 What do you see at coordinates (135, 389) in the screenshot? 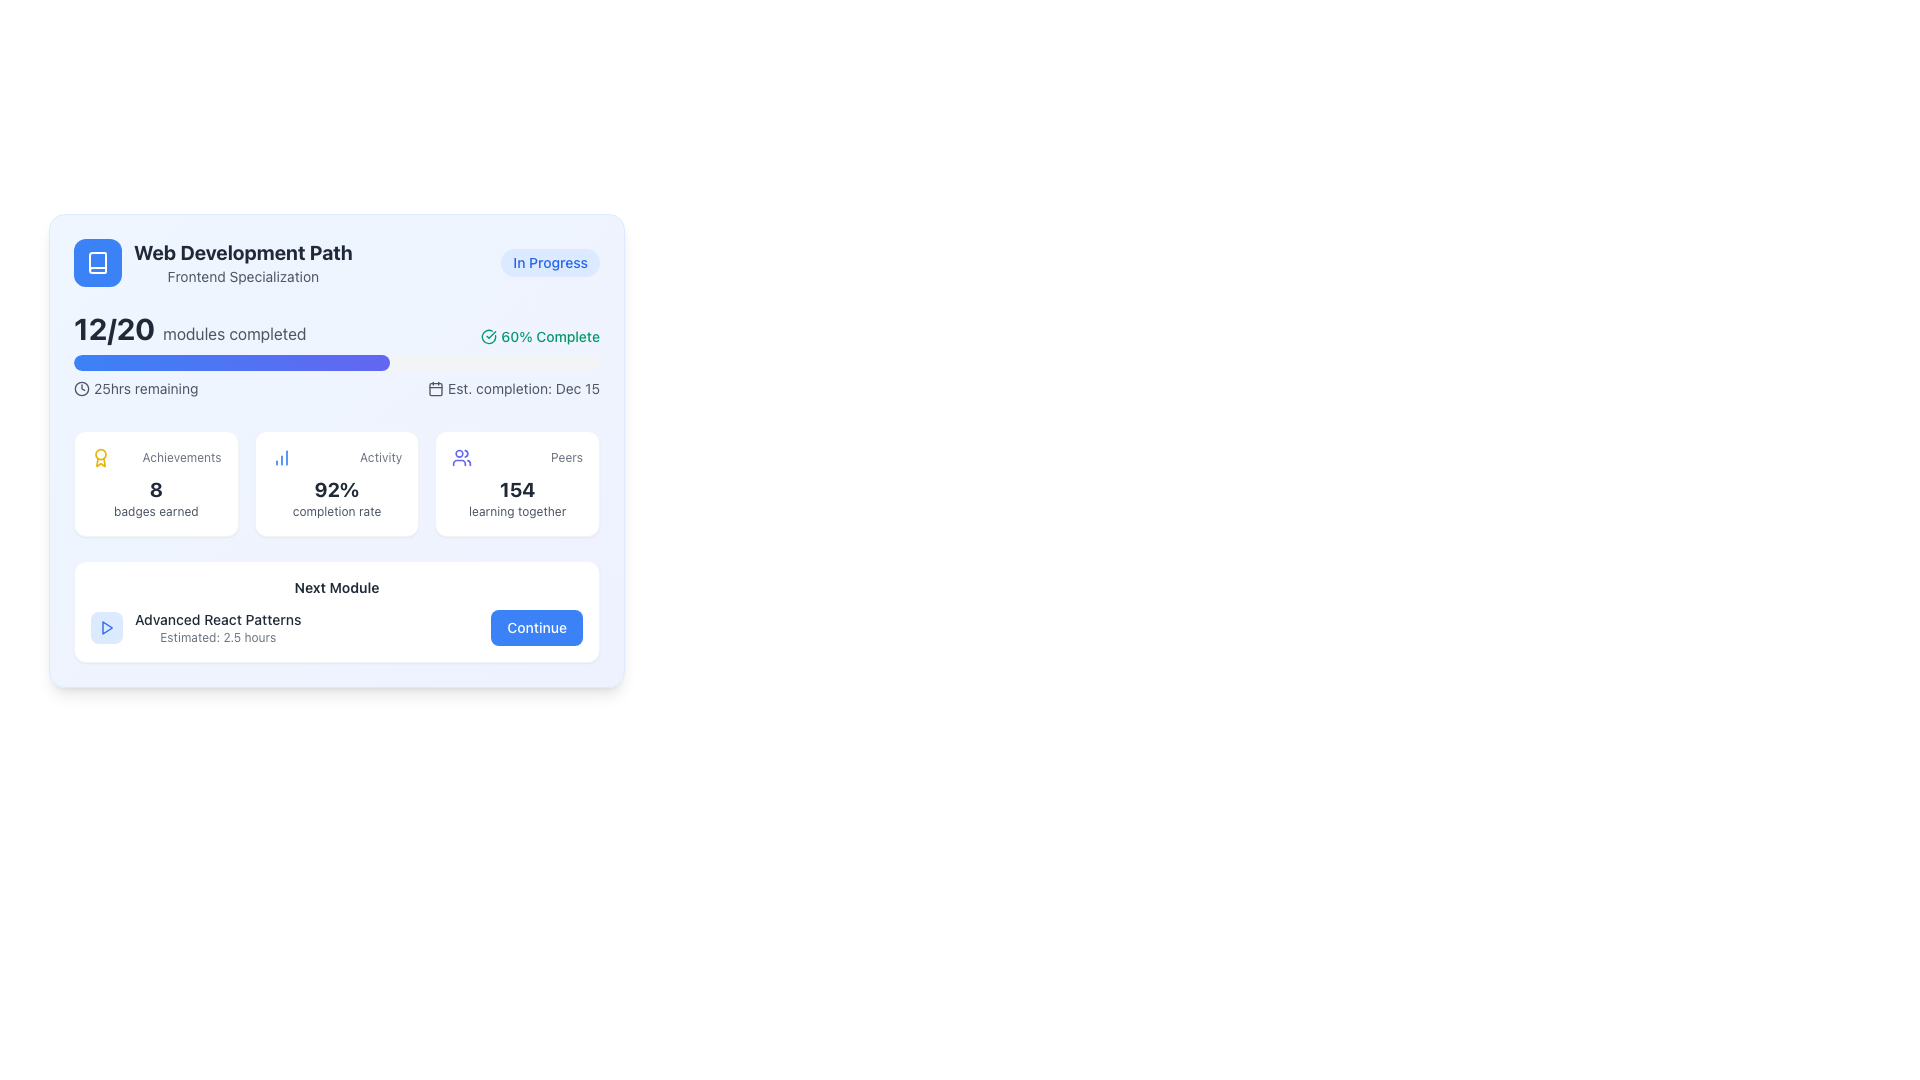
I see `the text '25hrs remaining' with the accompanying clock icon, which is located above the progress bar and to the left of the 'Est. completion: Dec 15' text` at bounding box center [135, 389].